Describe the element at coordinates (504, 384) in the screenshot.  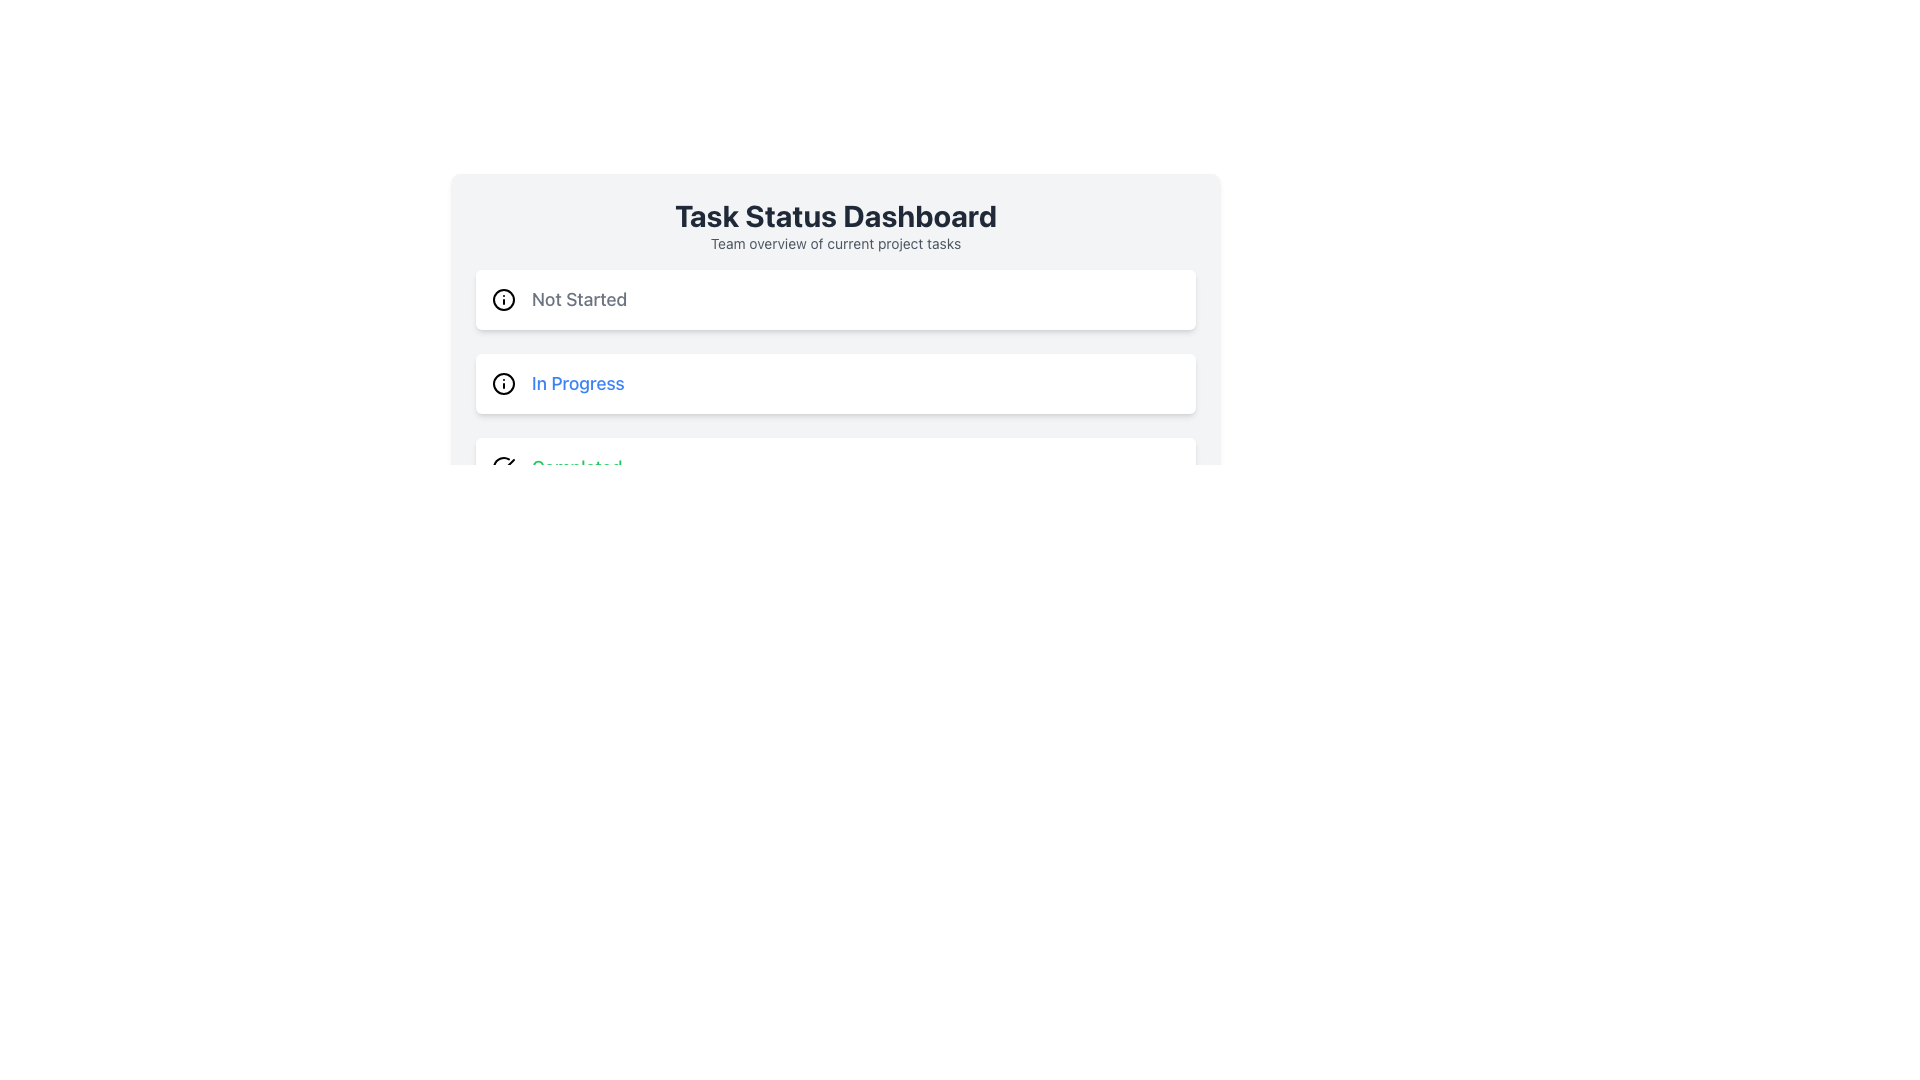
I see `the SVG-based informational icon located to the left of the 'In Progress' label to understand its symbolic representation` at that location.